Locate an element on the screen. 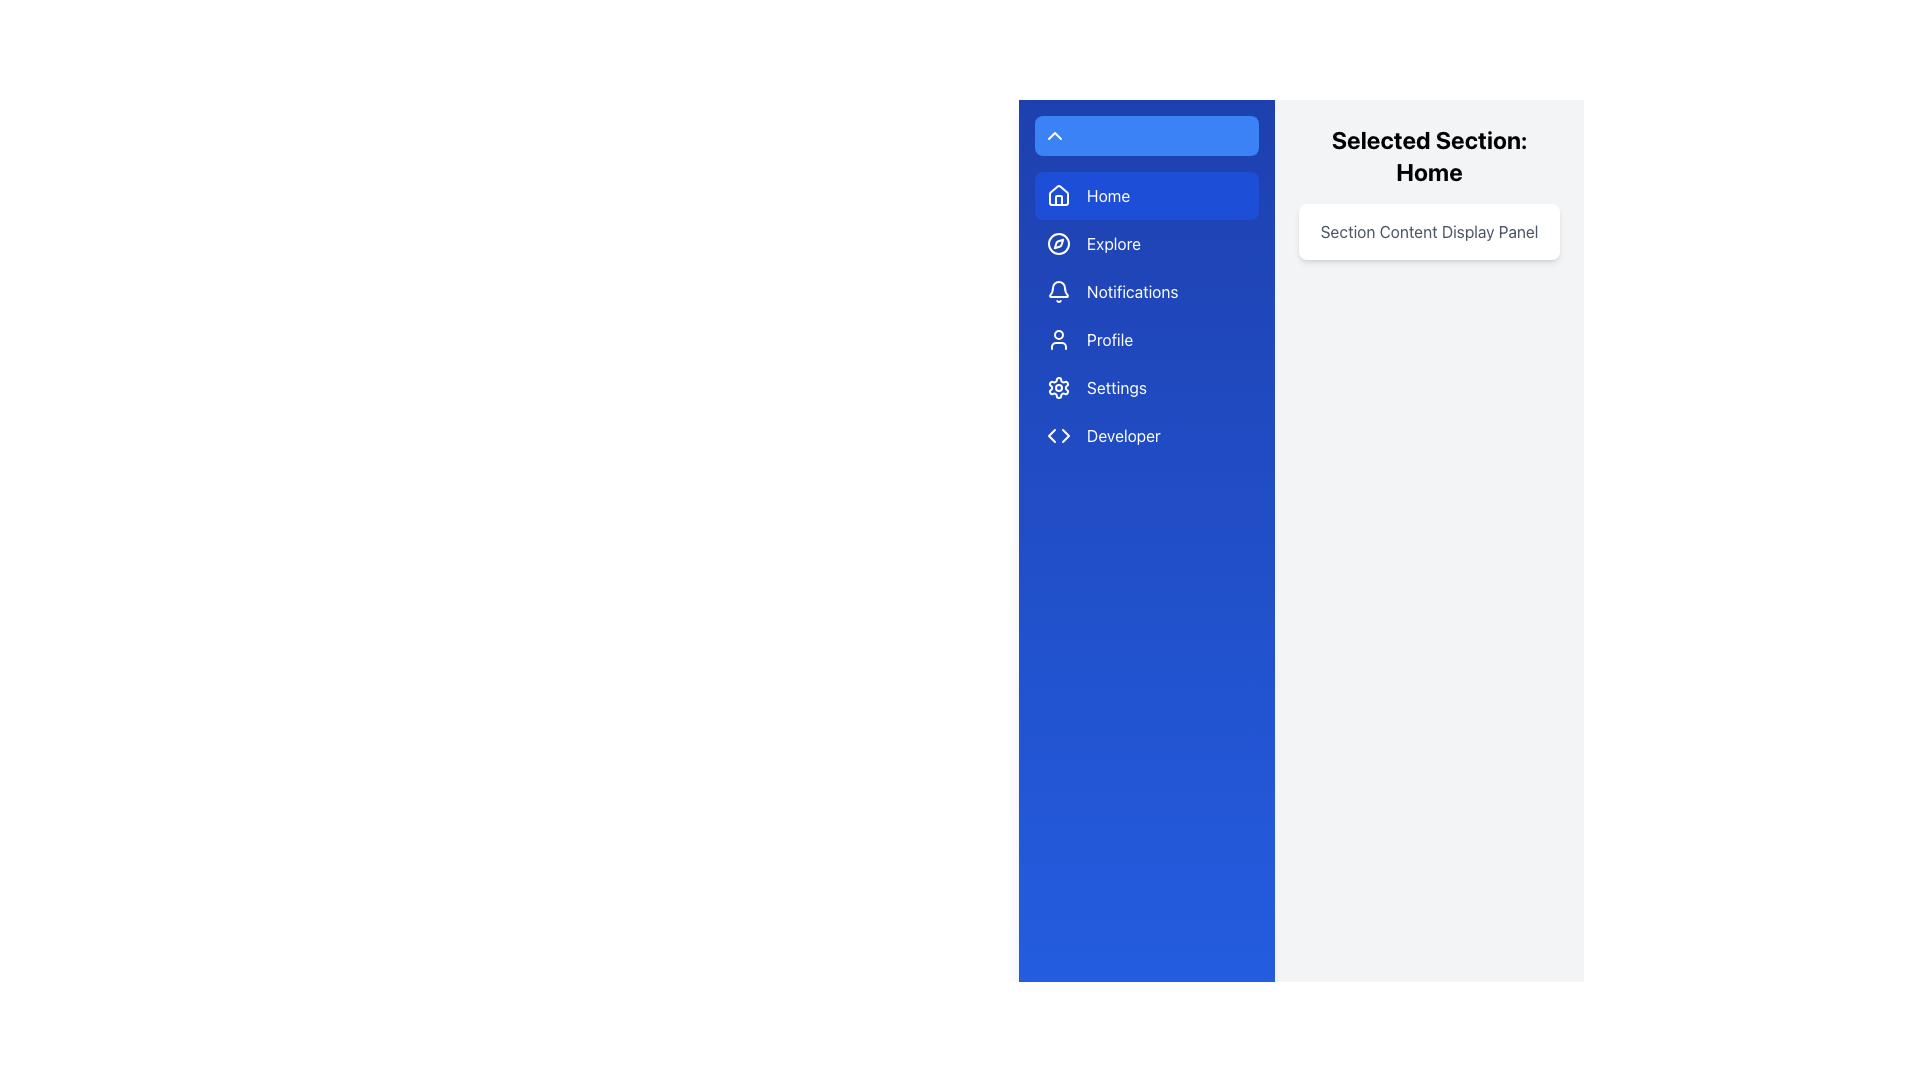 This screenshot has width=1920, height=1080. the left-pointing arrow icon within the sidebar menu of the blue vertical navigation bar, which is part of the 'Developer' icon setup is located at coordinates (1050, 434).